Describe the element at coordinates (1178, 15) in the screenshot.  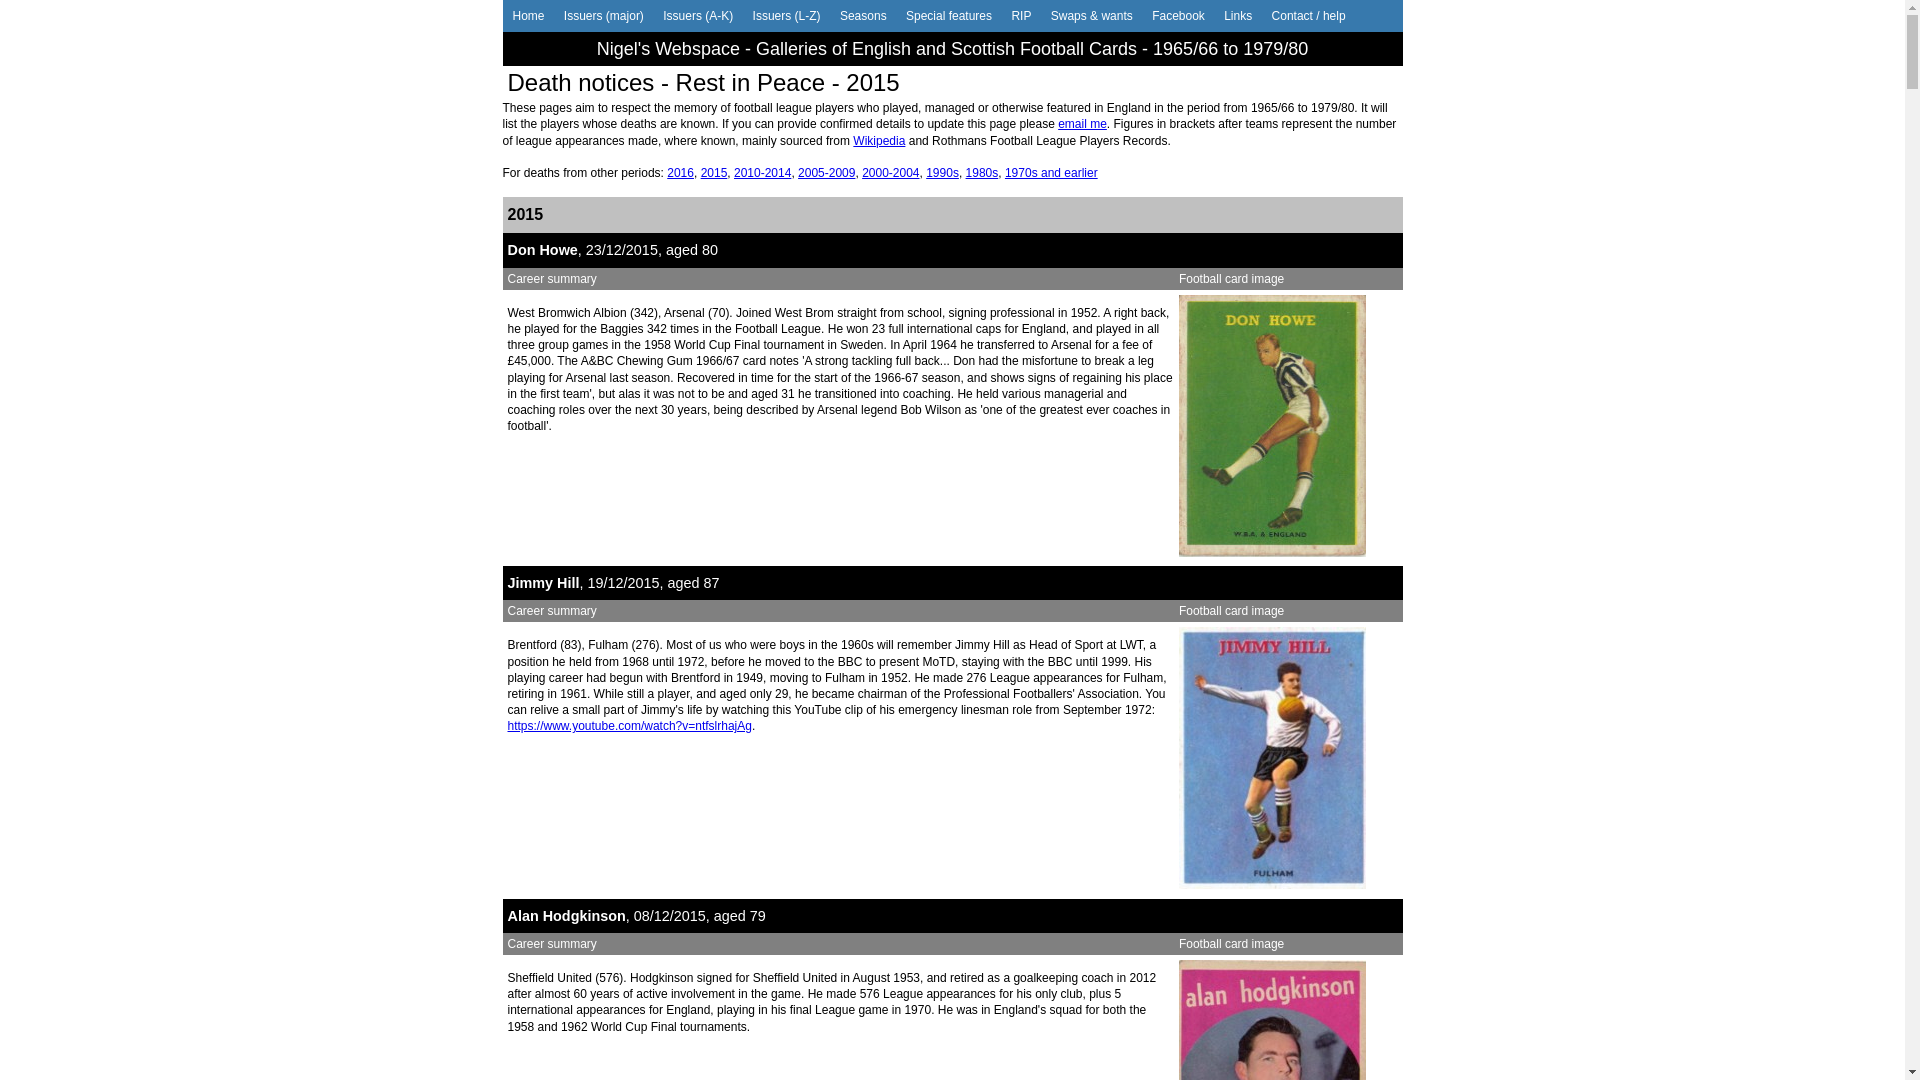
I see `'Facebook'` at that location.